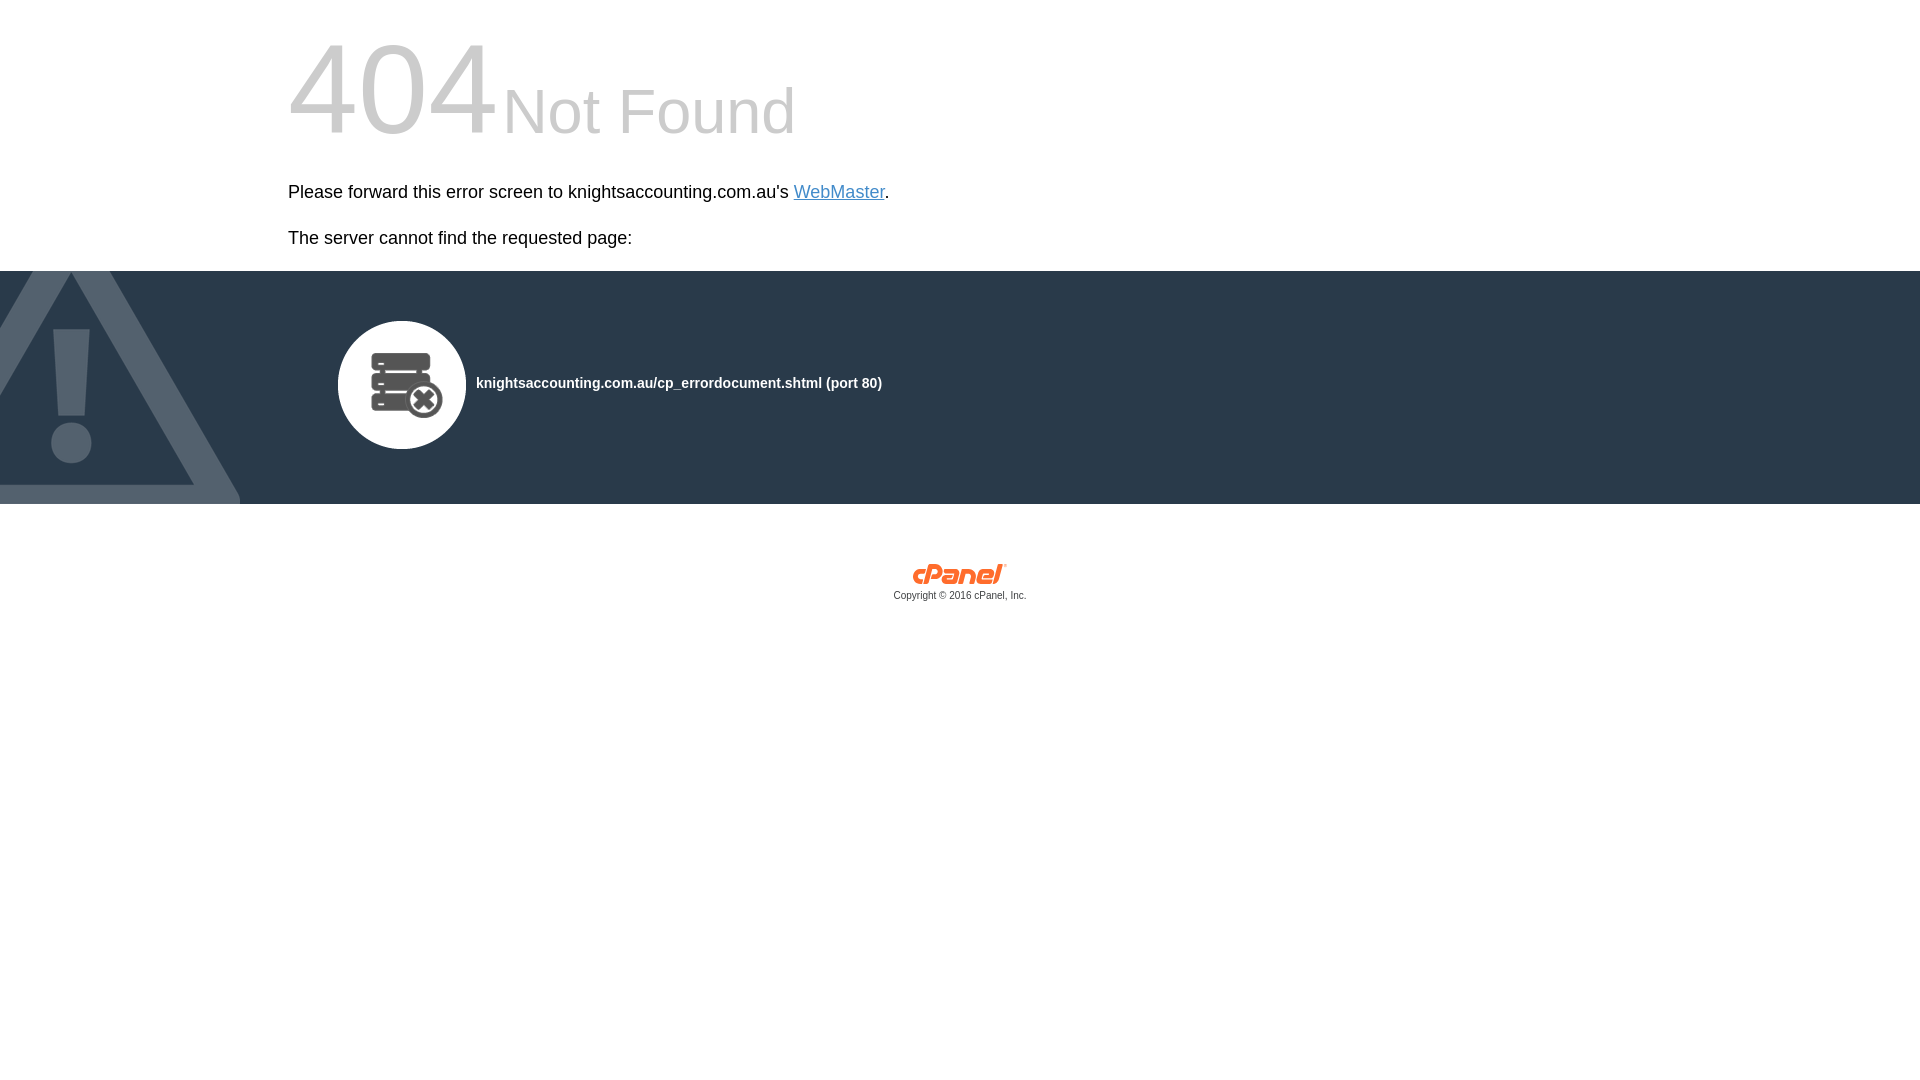 This screenshot has width=1920, height=1080. Describe the element at coordinates (792, 192) in the screenshot. I see `'WebMaster'` at that location.